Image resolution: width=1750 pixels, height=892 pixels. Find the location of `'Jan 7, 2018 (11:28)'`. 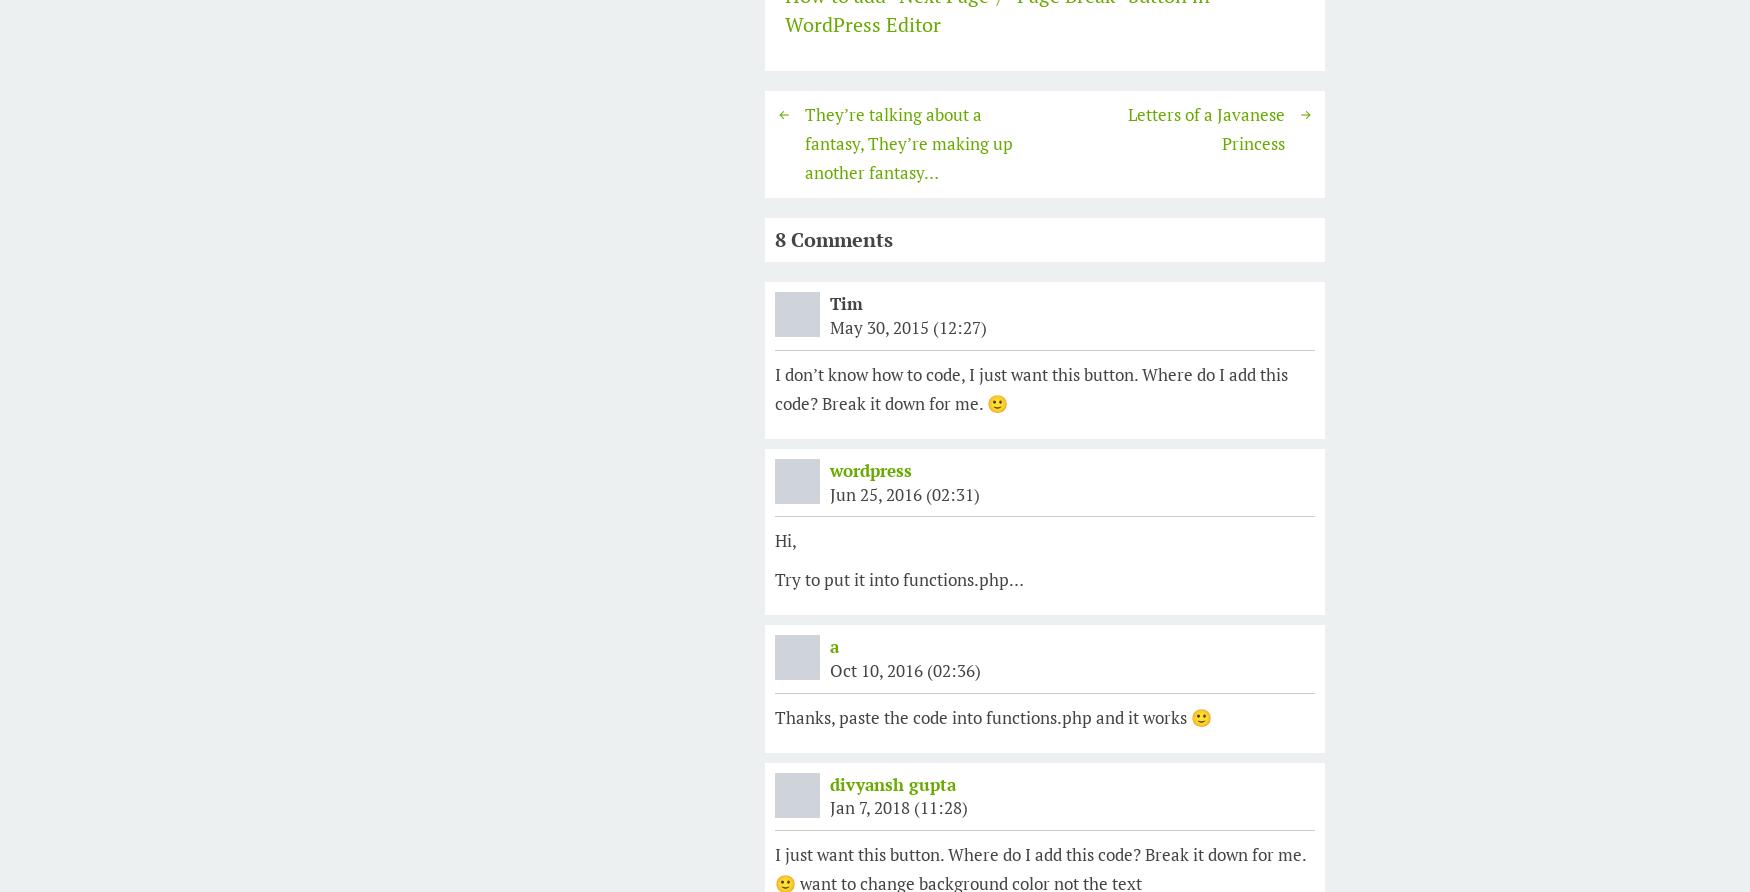

'Jan 7, 2018 (11:28)' is located at coordinates (897, 806).